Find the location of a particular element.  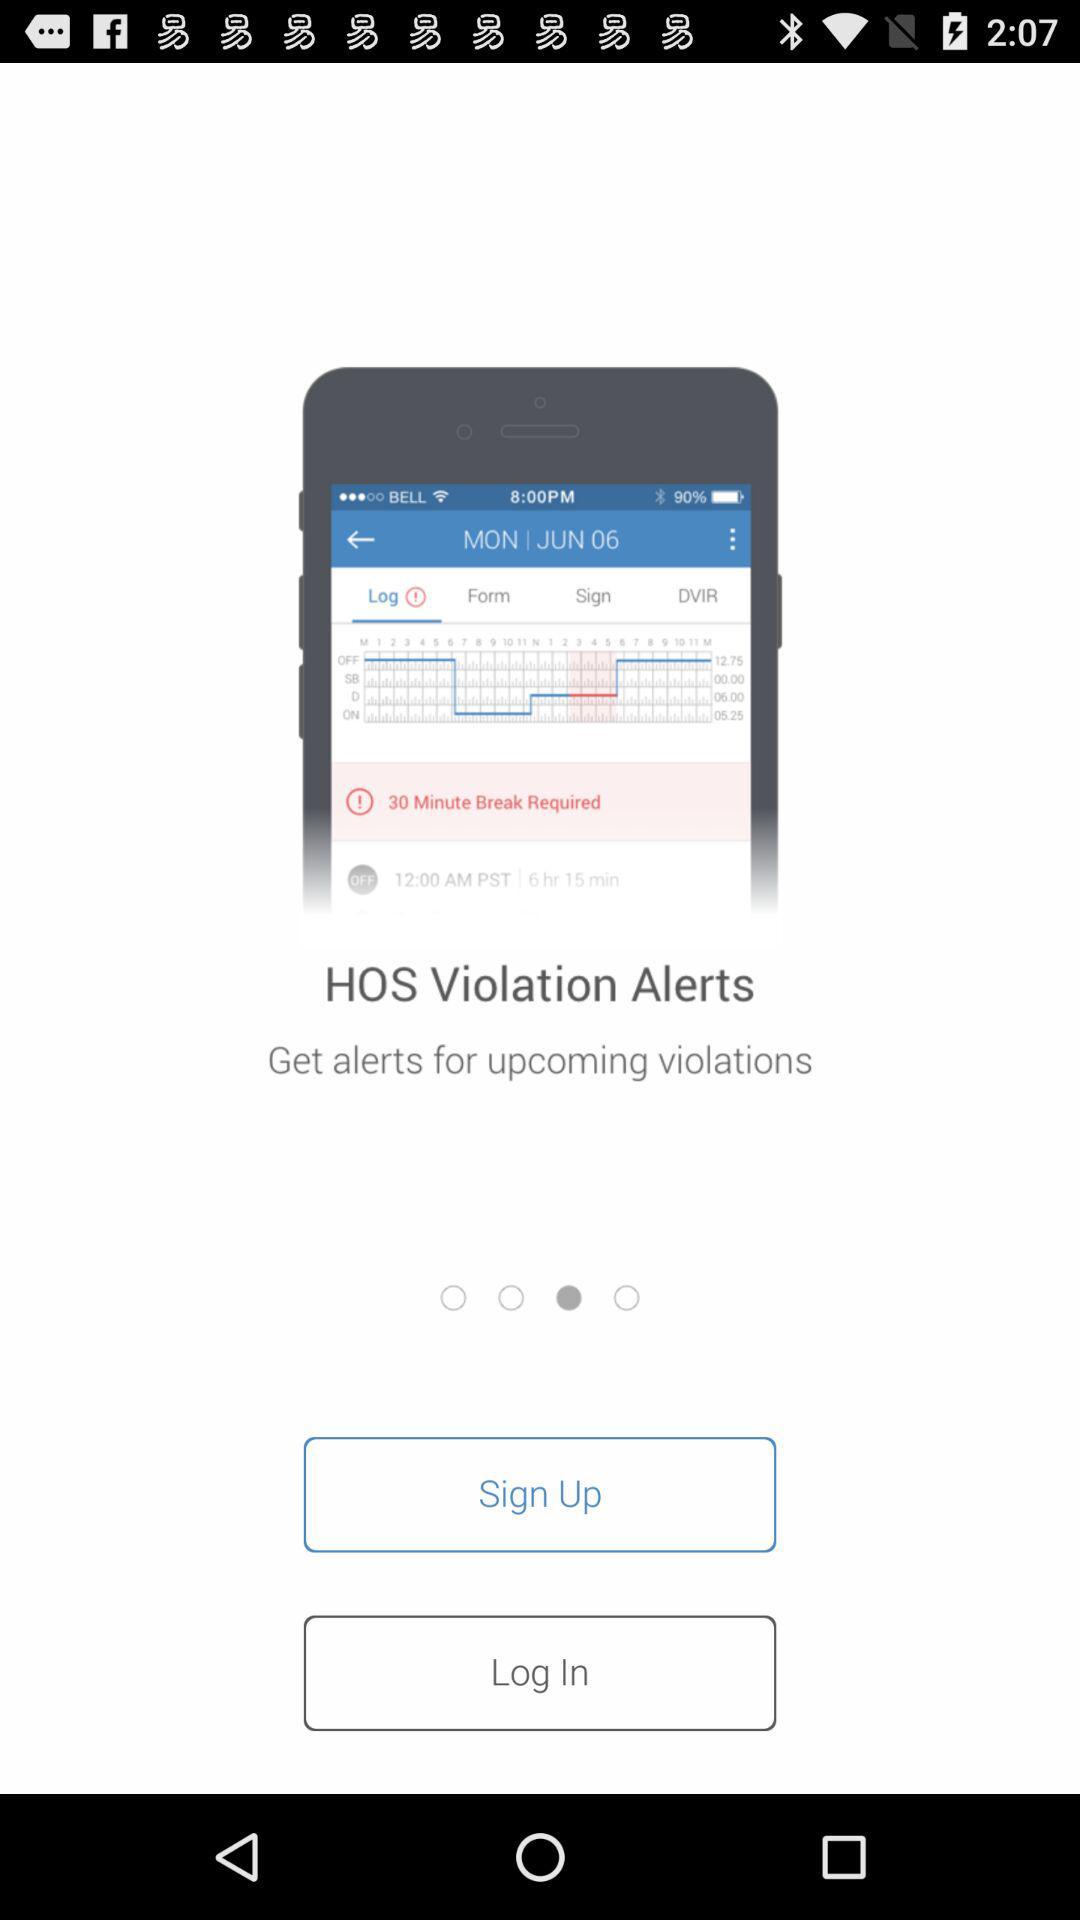

the sign up is located at coordinates (540, 1494).